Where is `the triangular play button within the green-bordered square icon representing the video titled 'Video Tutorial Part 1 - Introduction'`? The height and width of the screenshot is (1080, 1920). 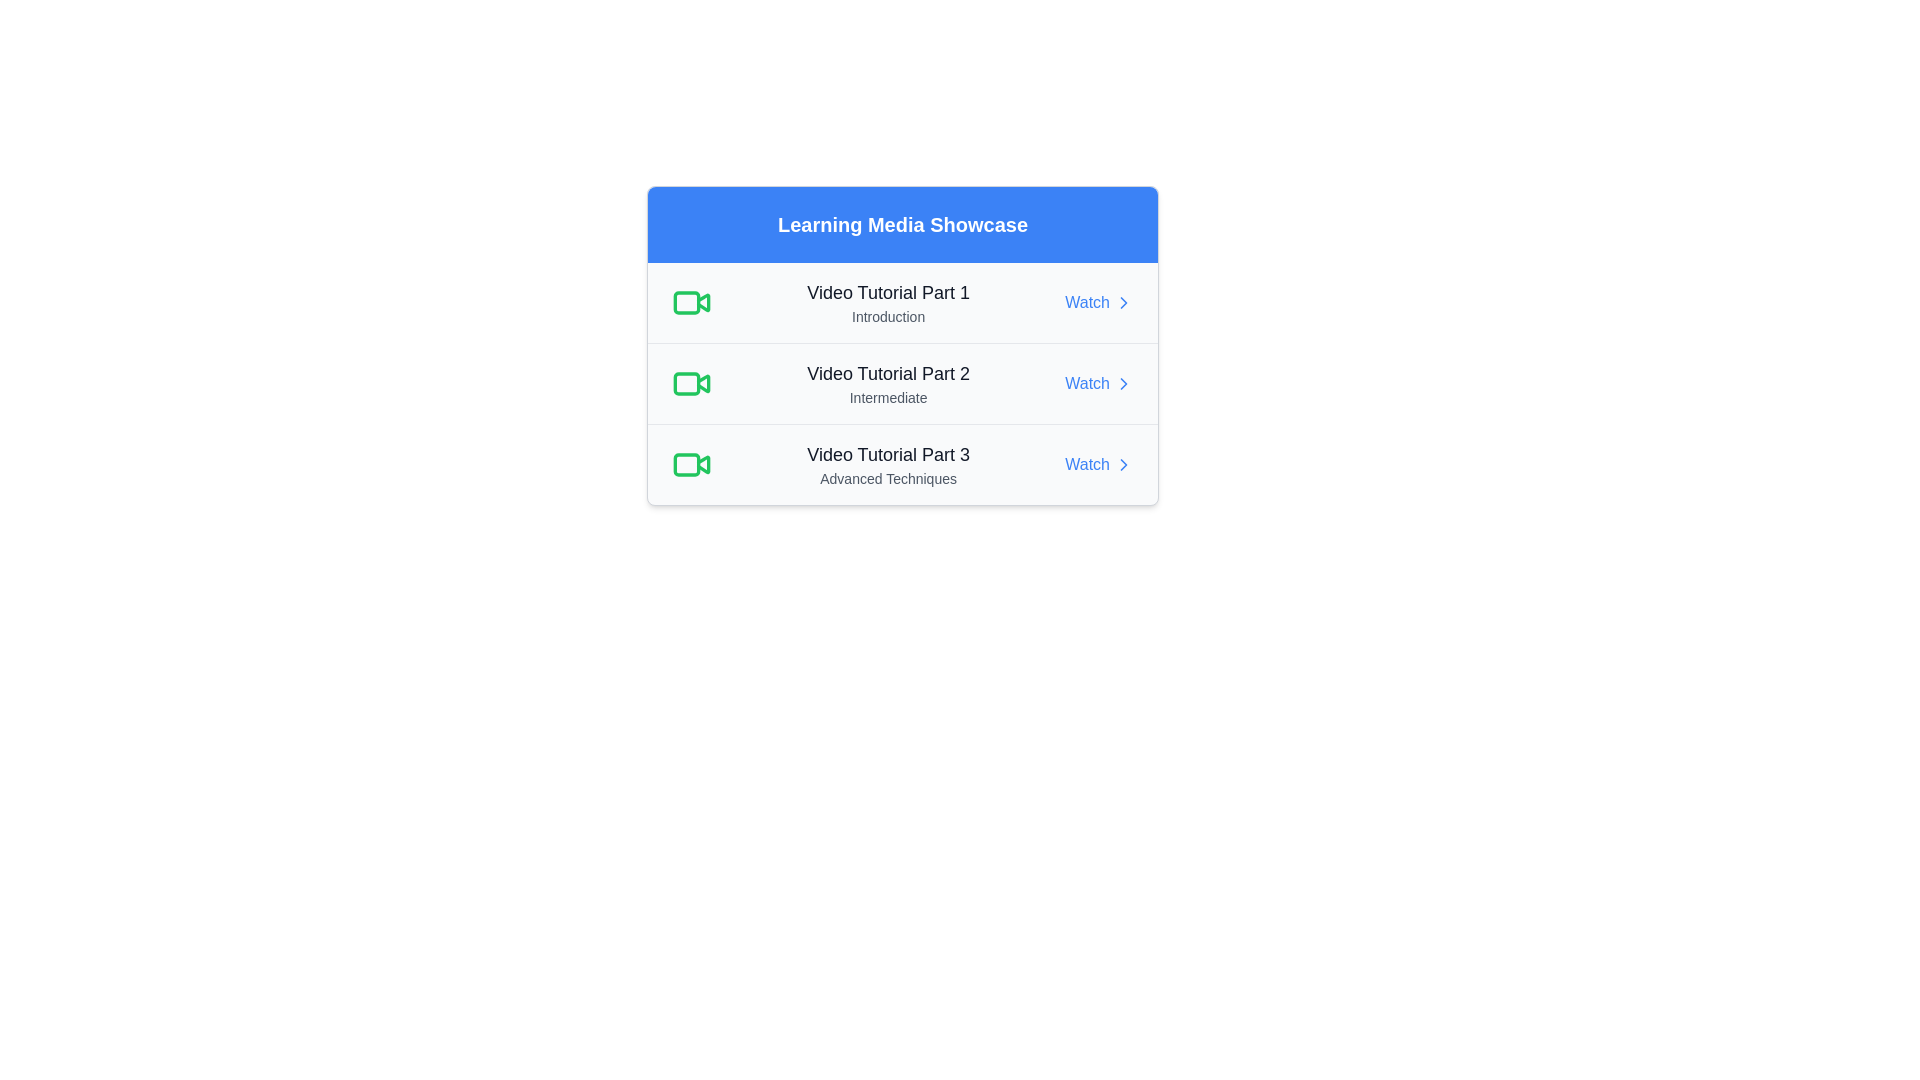
the triangular play button within the green-bordered square icon representing the video titled 'Video Tutorial Part 1 - Introduction' is located at coordinates (703, 302).